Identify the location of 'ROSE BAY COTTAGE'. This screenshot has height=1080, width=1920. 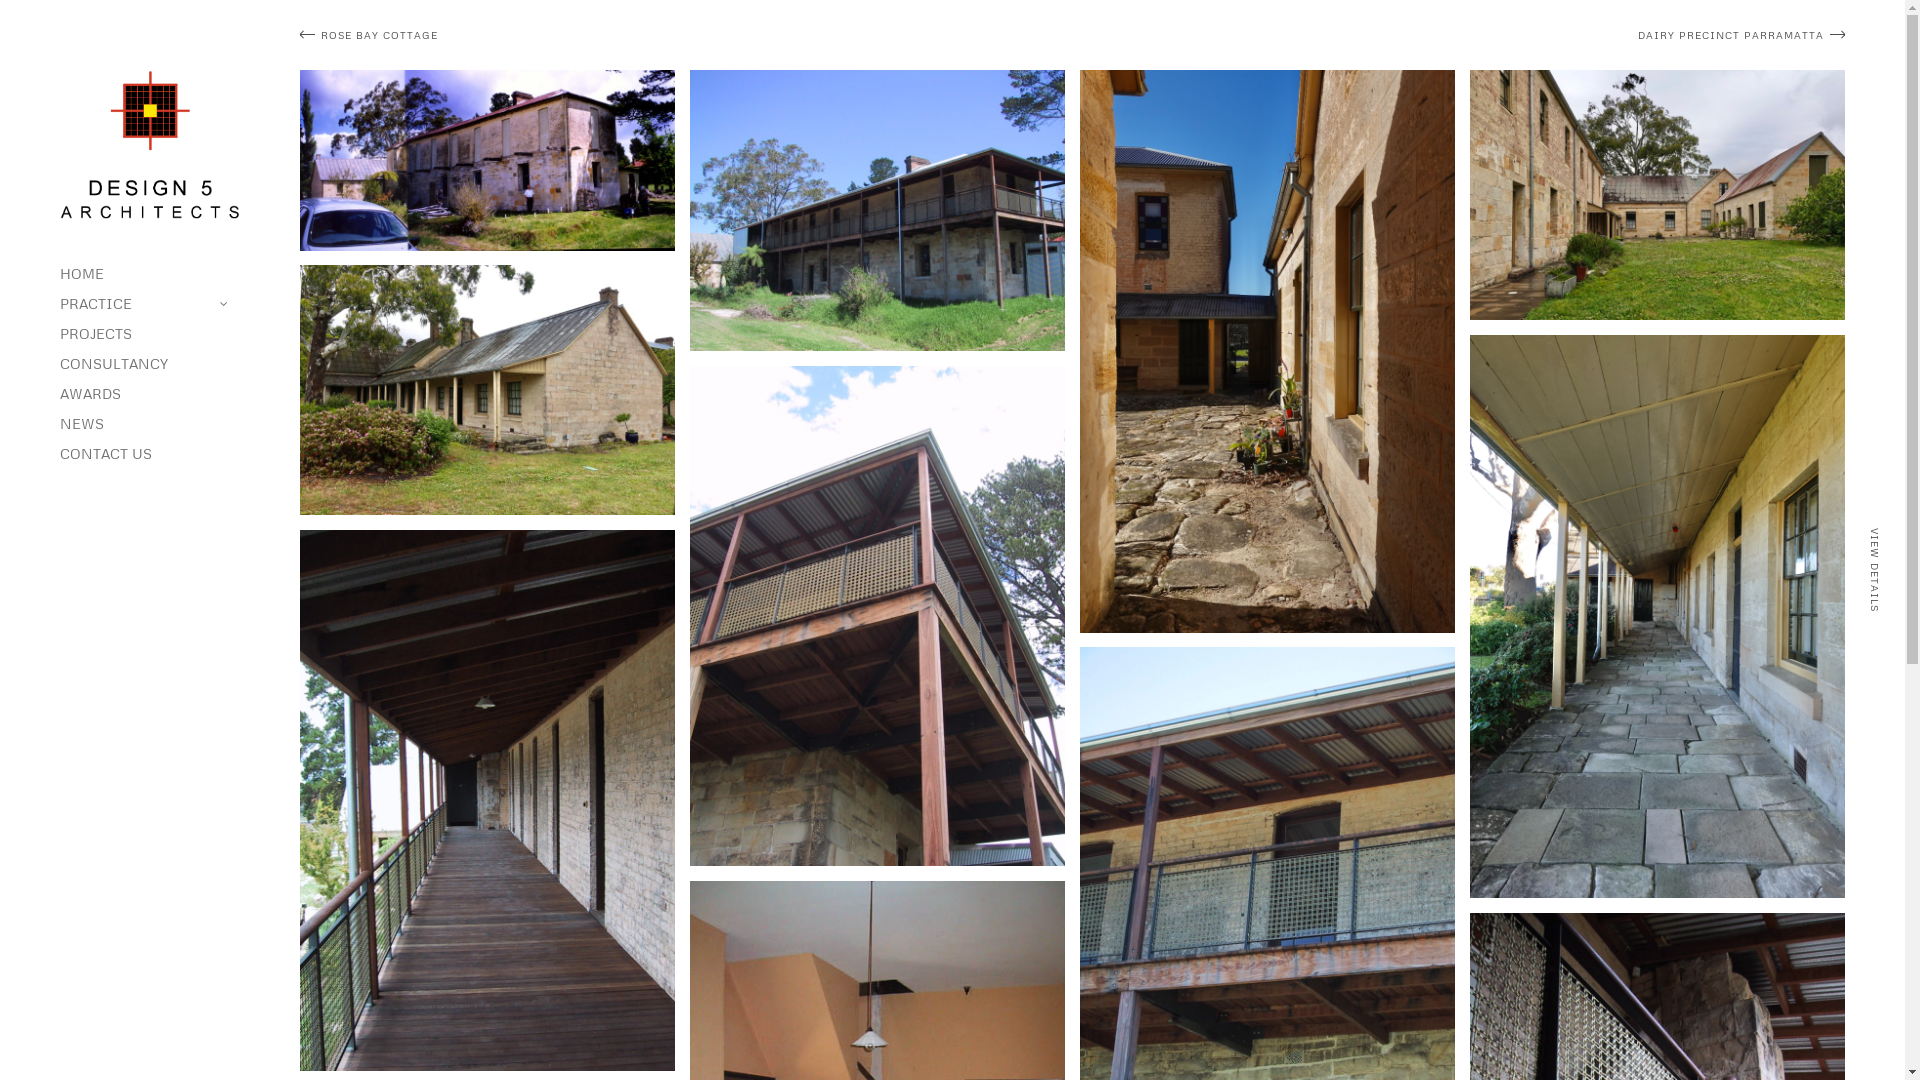
(681, 35).